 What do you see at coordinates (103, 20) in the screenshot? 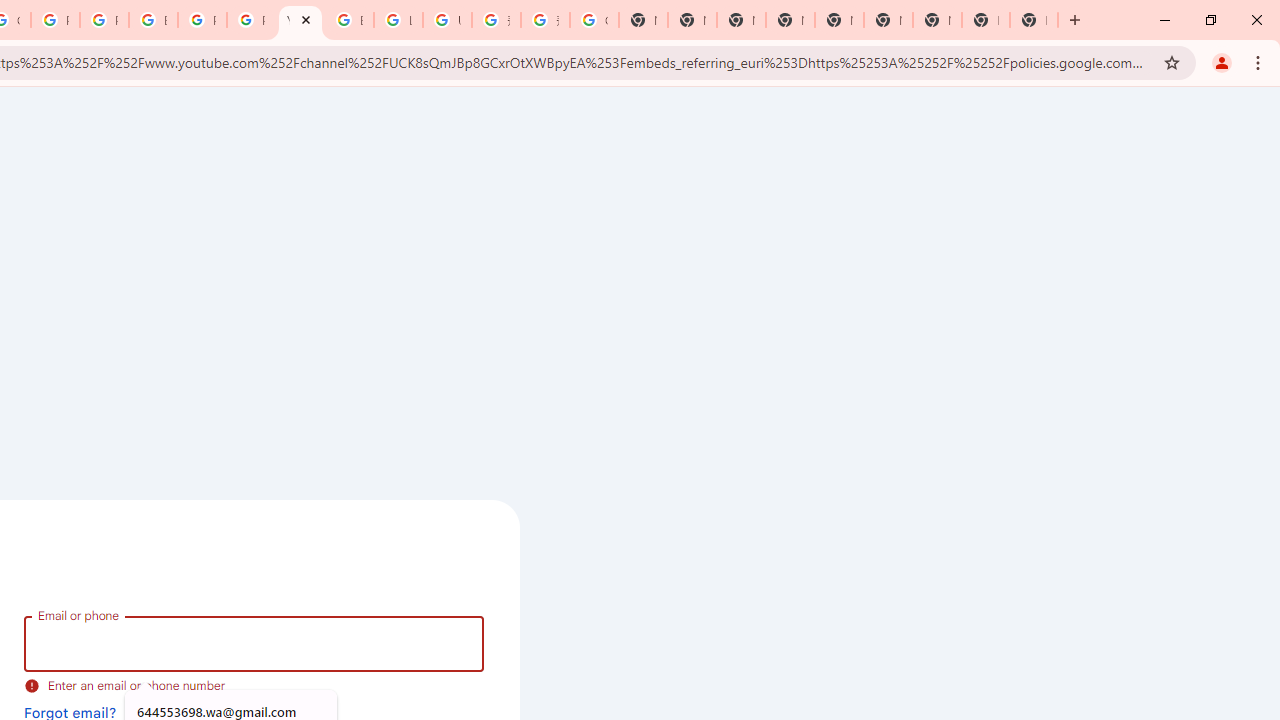
I see `'Privacy Help Center - Policies Help'` at bounding box center [103, 20].